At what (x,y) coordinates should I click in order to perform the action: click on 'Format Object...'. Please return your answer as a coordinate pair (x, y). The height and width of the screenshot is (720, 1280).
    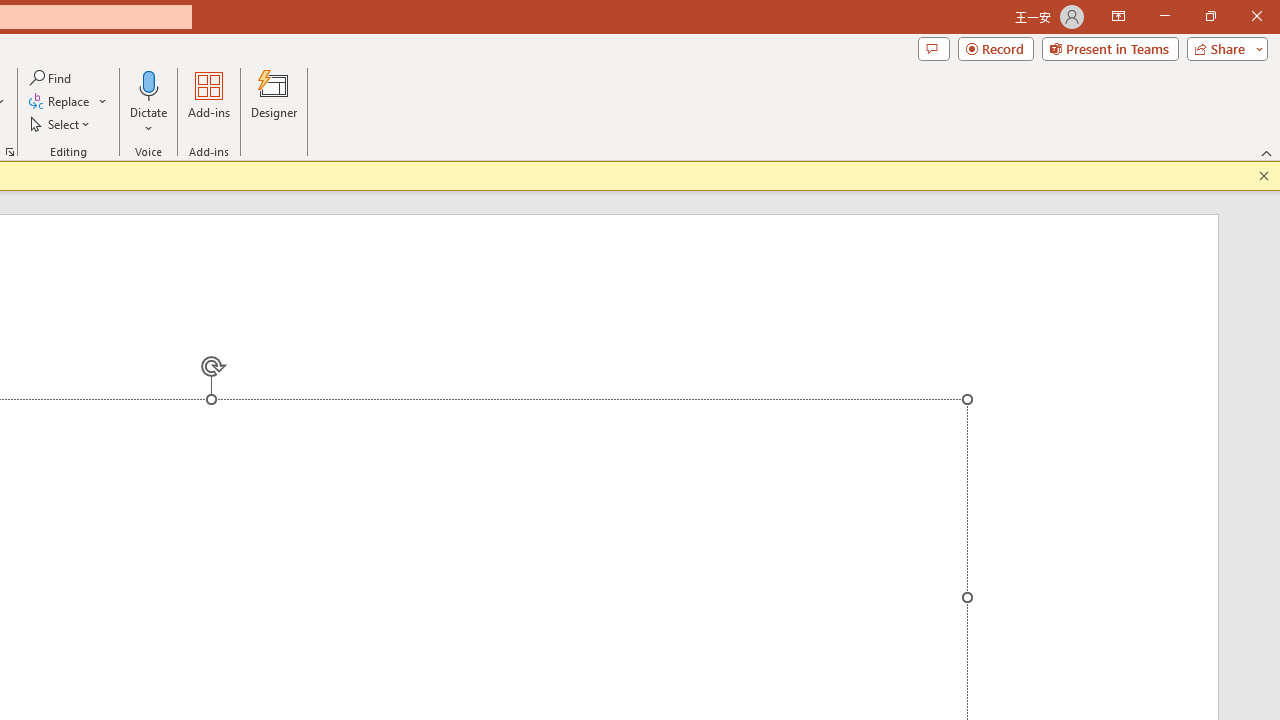
    Looking at the image, I should click on (10, 150).